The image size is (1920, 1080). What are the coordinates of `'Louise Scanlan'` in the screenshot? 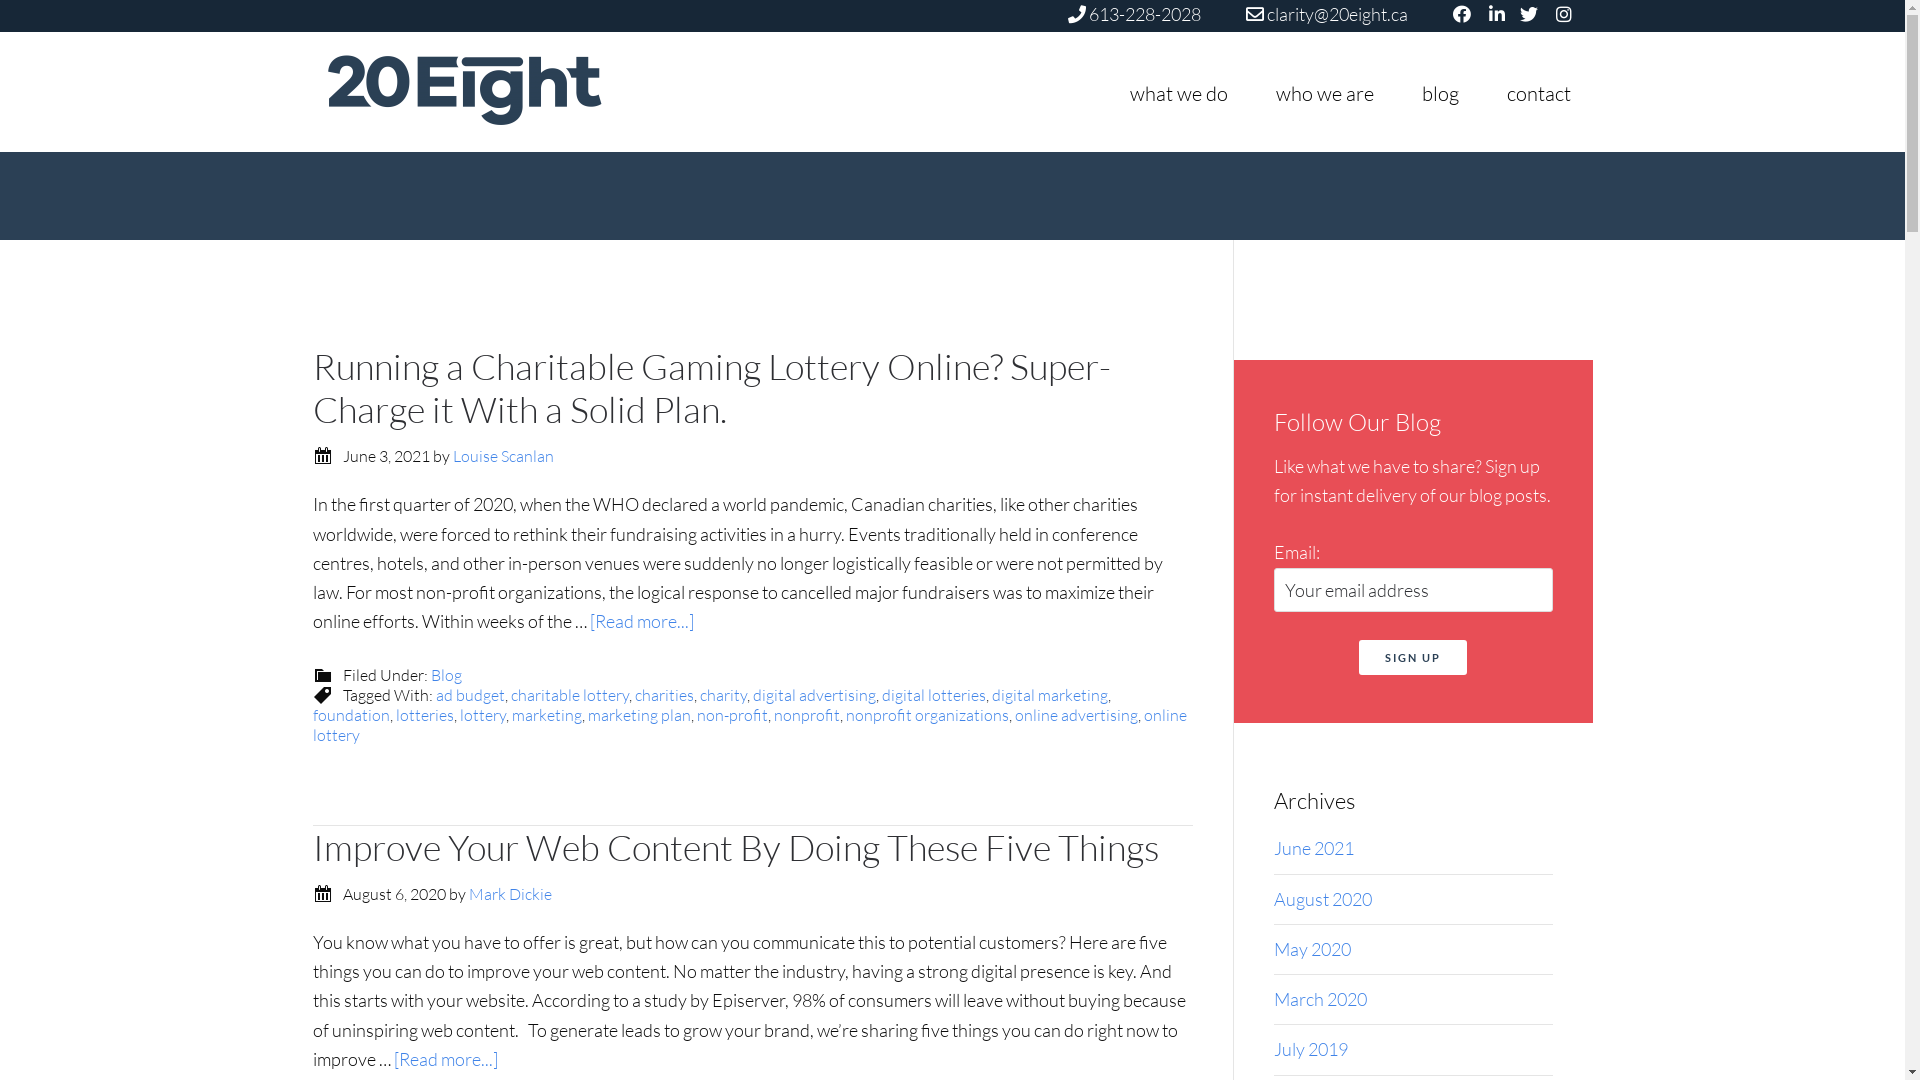 It's located at (502, 455).